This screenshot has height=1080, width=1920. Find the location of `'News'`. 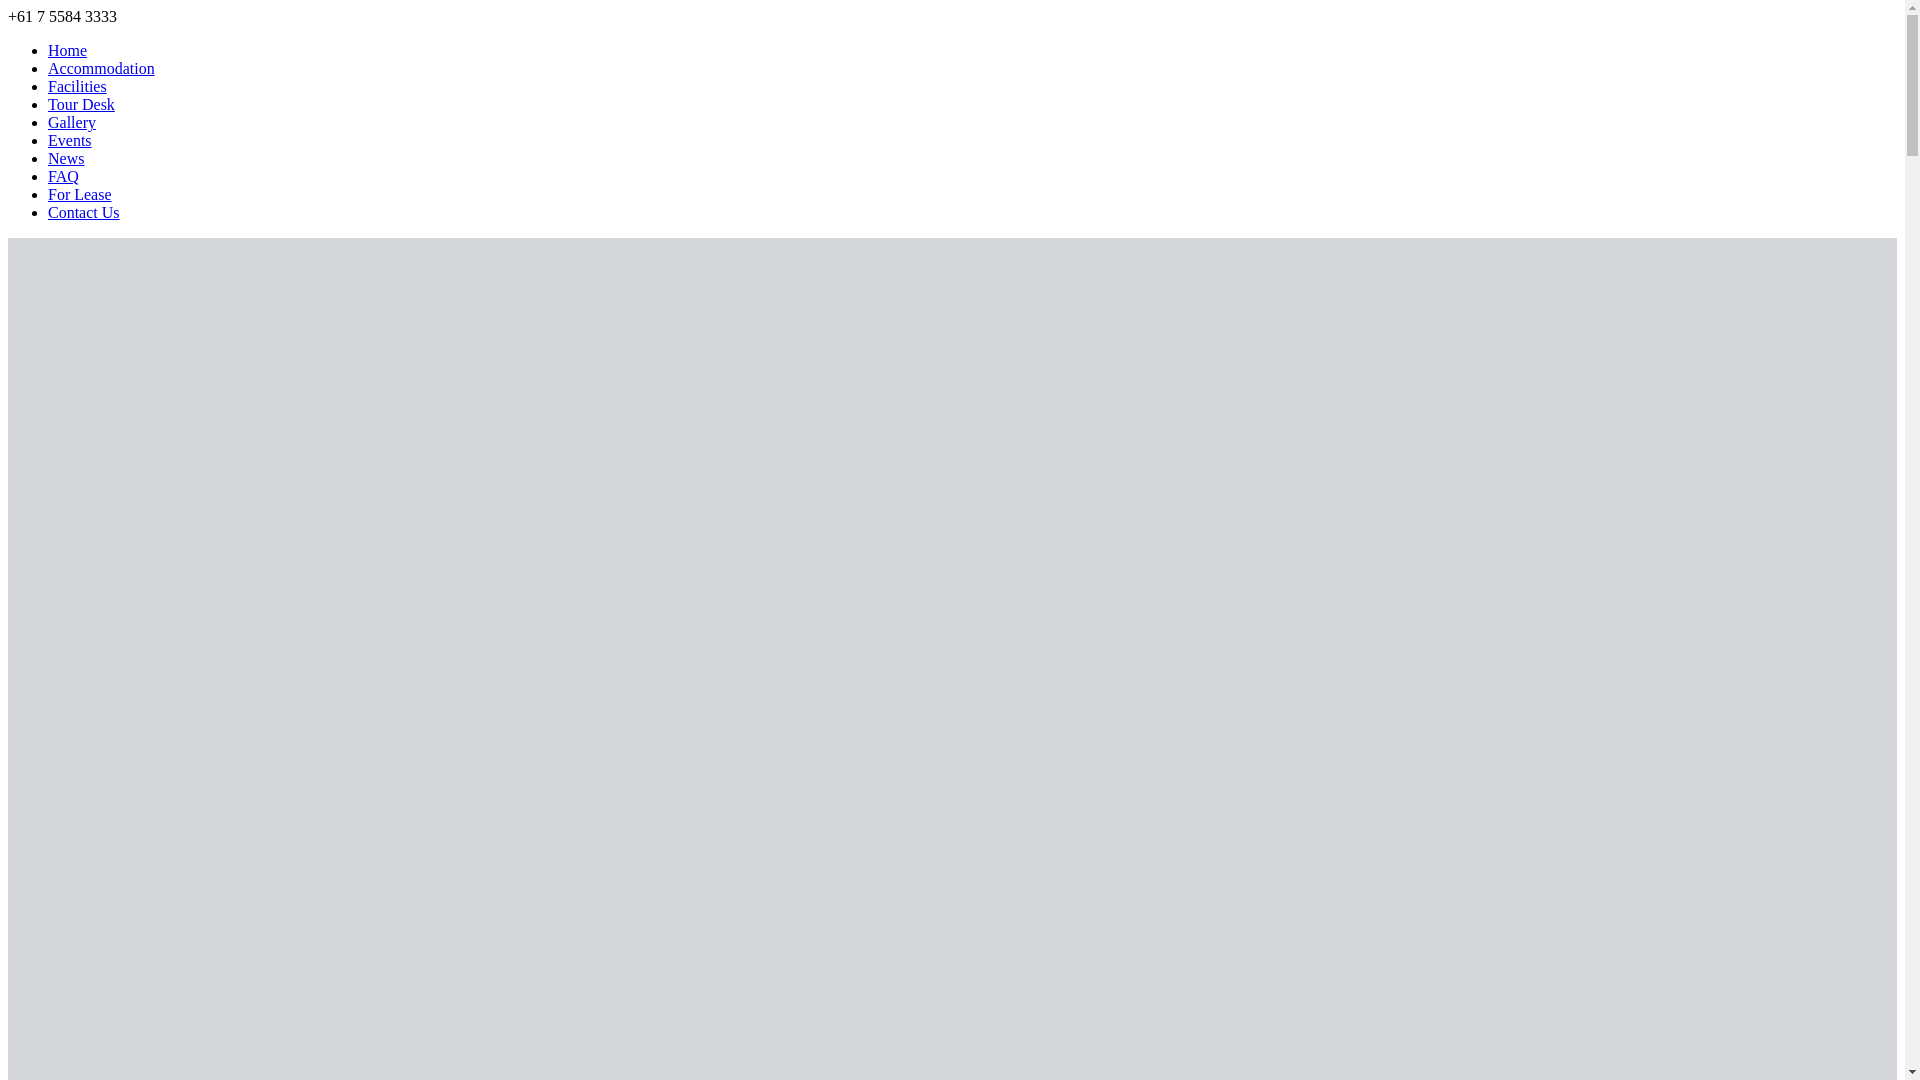

'News' is located at coordinates (66, 157).